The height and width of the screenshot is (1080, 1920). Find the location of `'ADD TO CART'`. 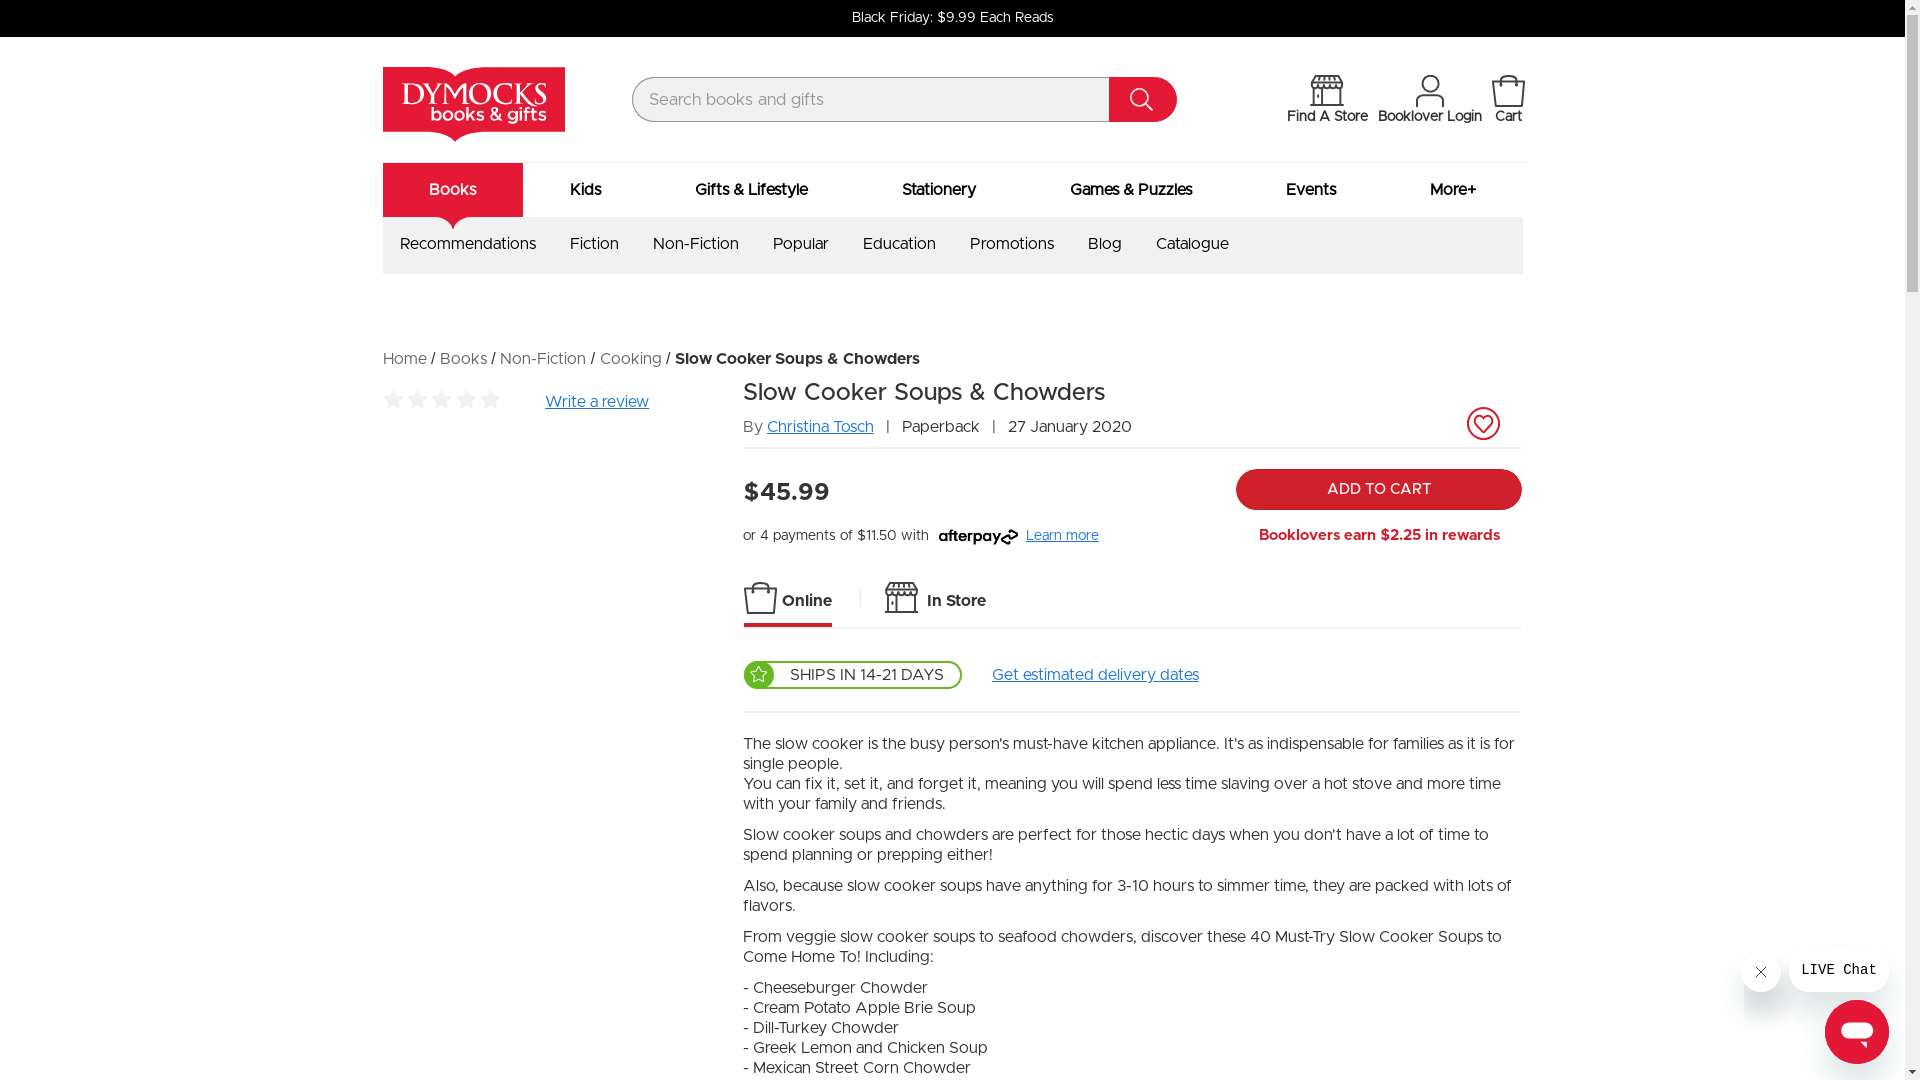

'ADD TO CART' is located at coordinates (1377, 489).